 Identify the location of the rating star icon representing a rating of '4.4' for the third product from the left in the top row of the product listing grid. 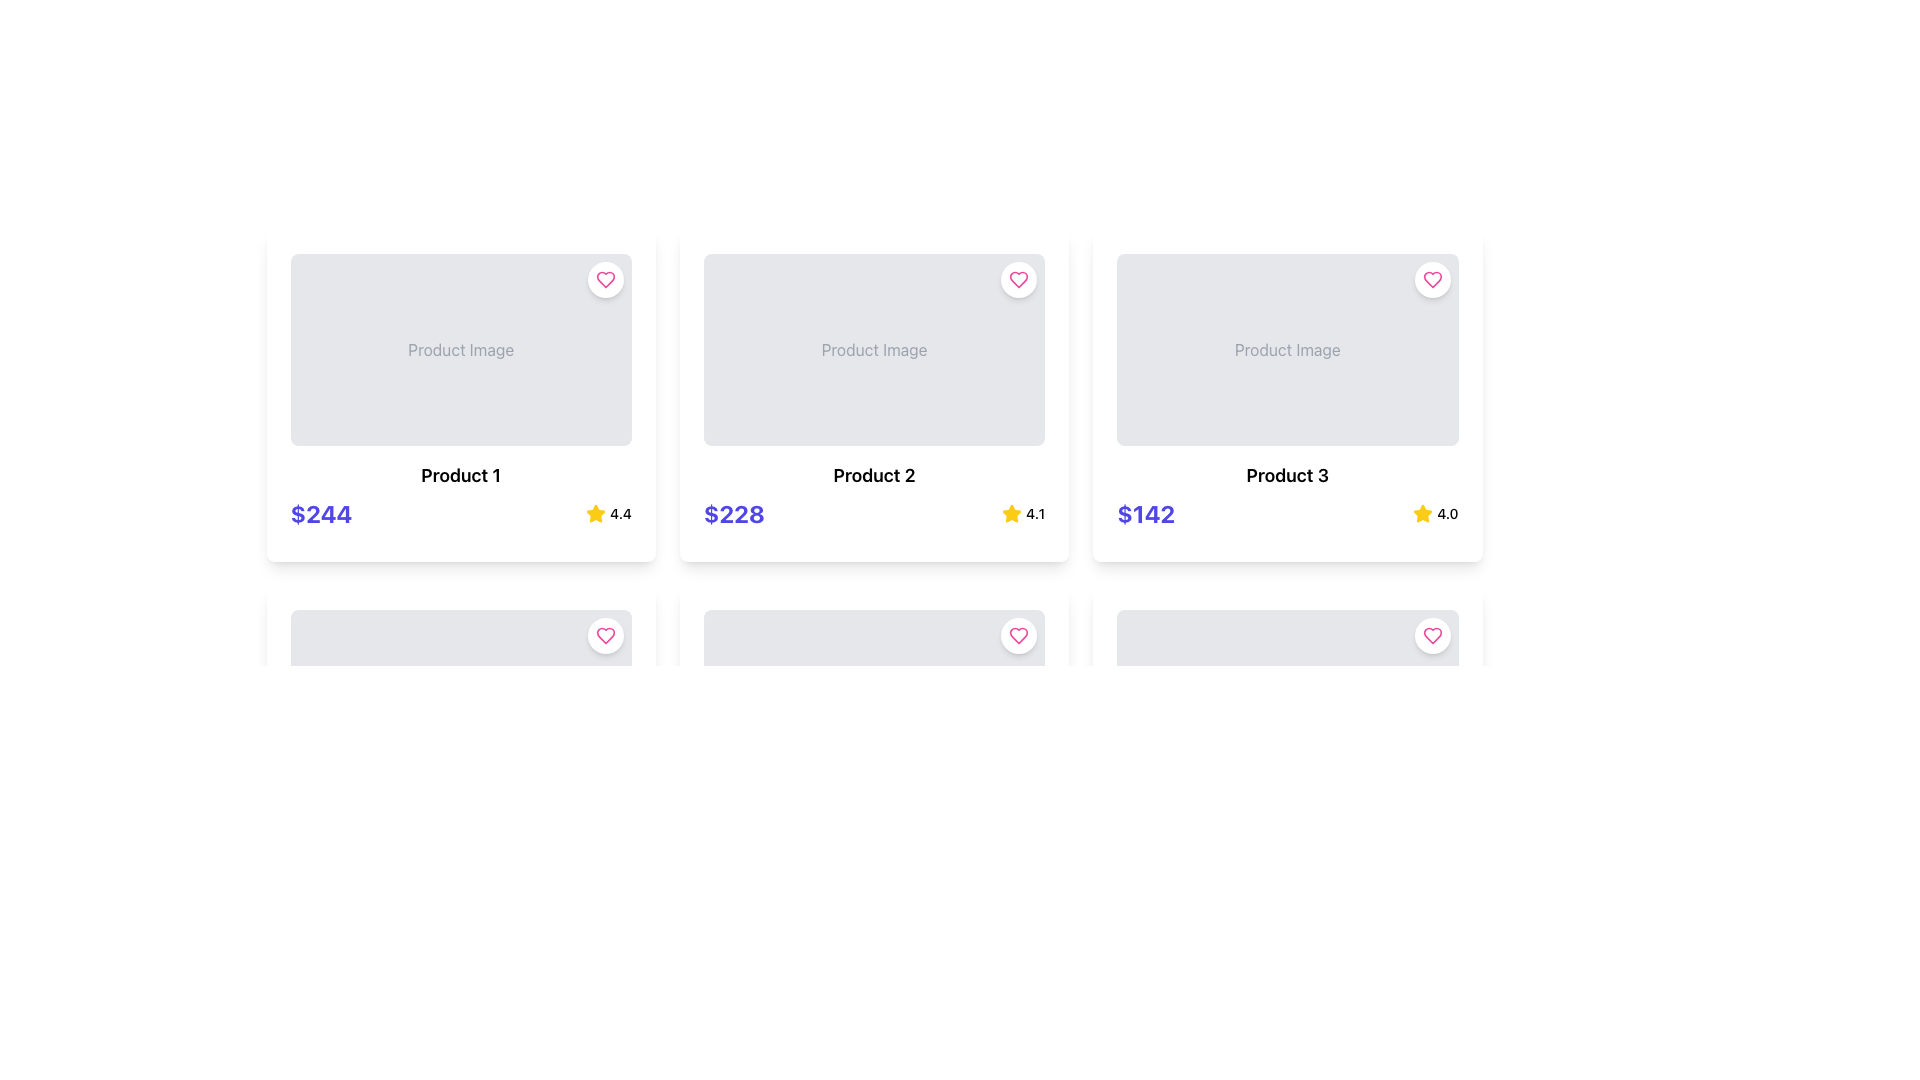
(595, 512).